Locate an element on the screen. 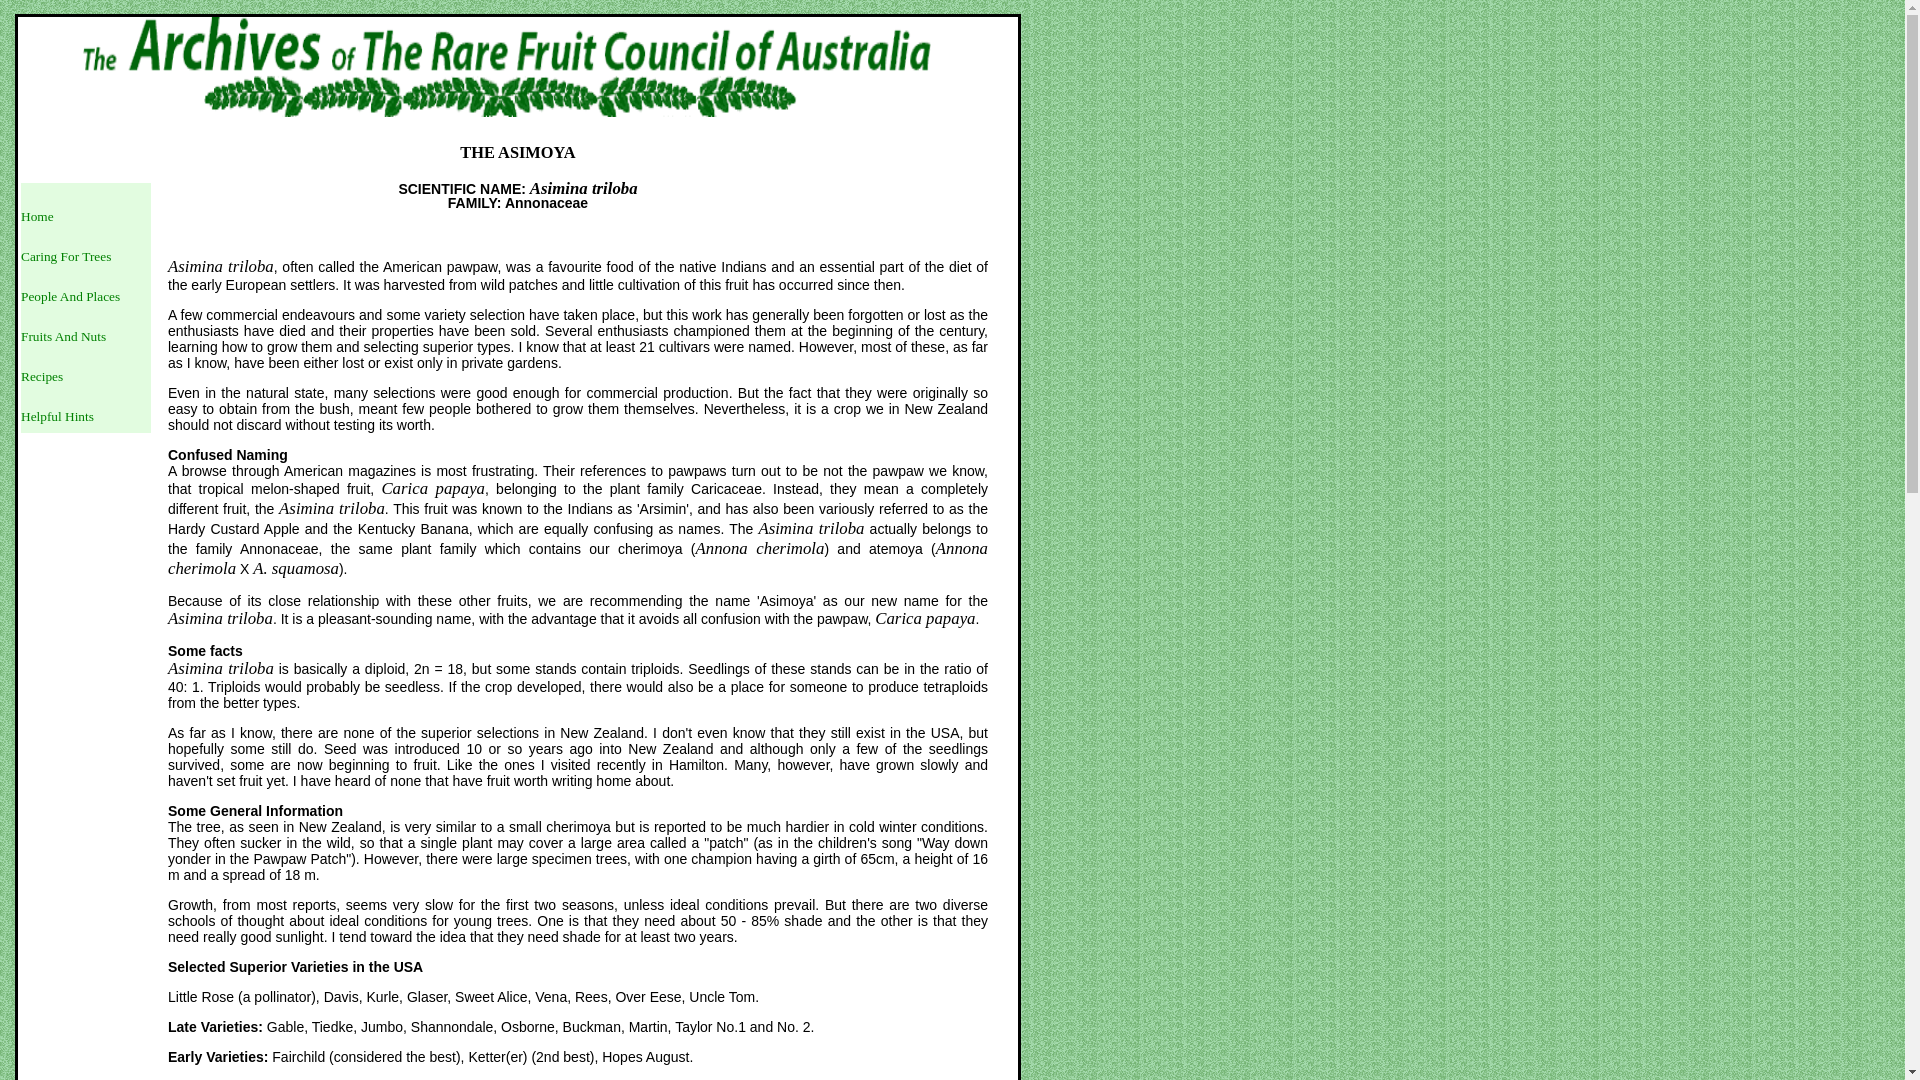 The width and height of the screenshot is (1920, 1080). 'Caring For Trees' is located at coordinates (20, 255).